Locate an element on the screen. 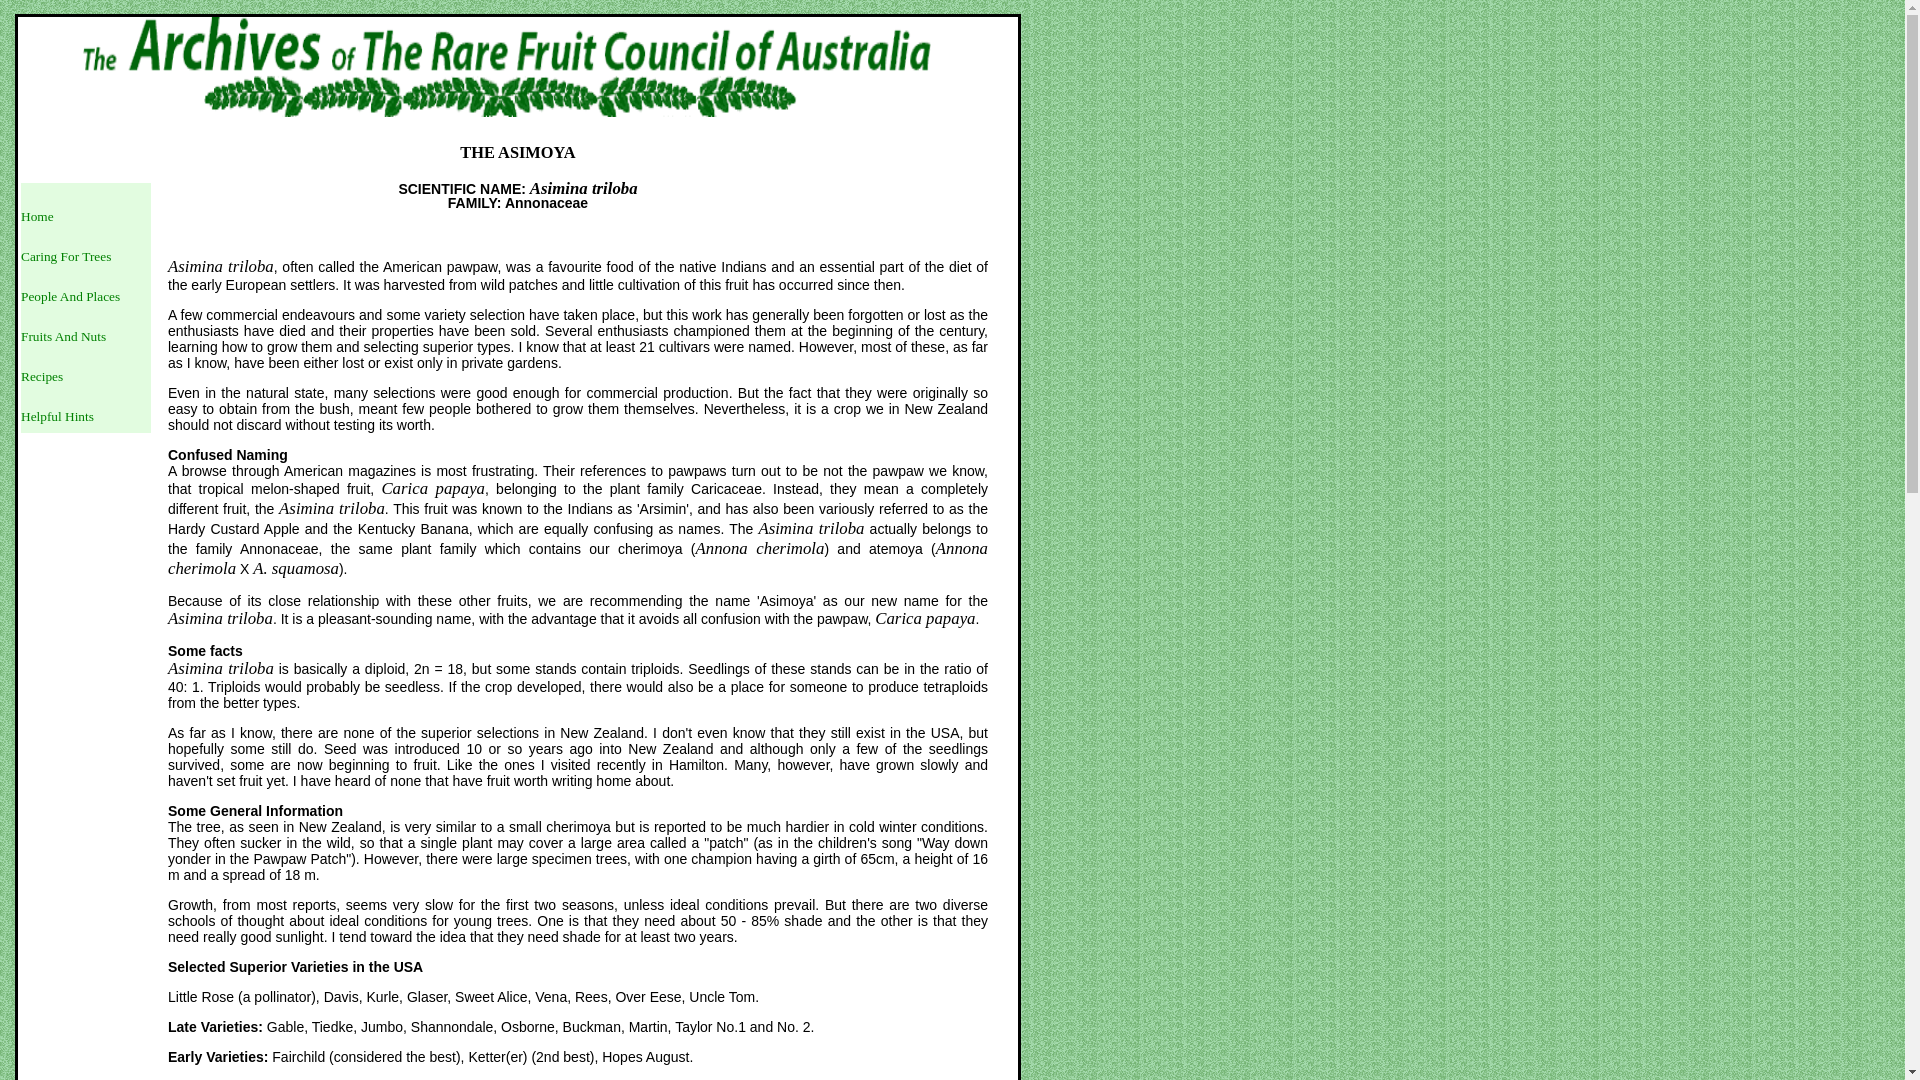 The width and height of the screenshot is (1920, 1080). 'Caring For Trees' is located at coordinates (20, 255).